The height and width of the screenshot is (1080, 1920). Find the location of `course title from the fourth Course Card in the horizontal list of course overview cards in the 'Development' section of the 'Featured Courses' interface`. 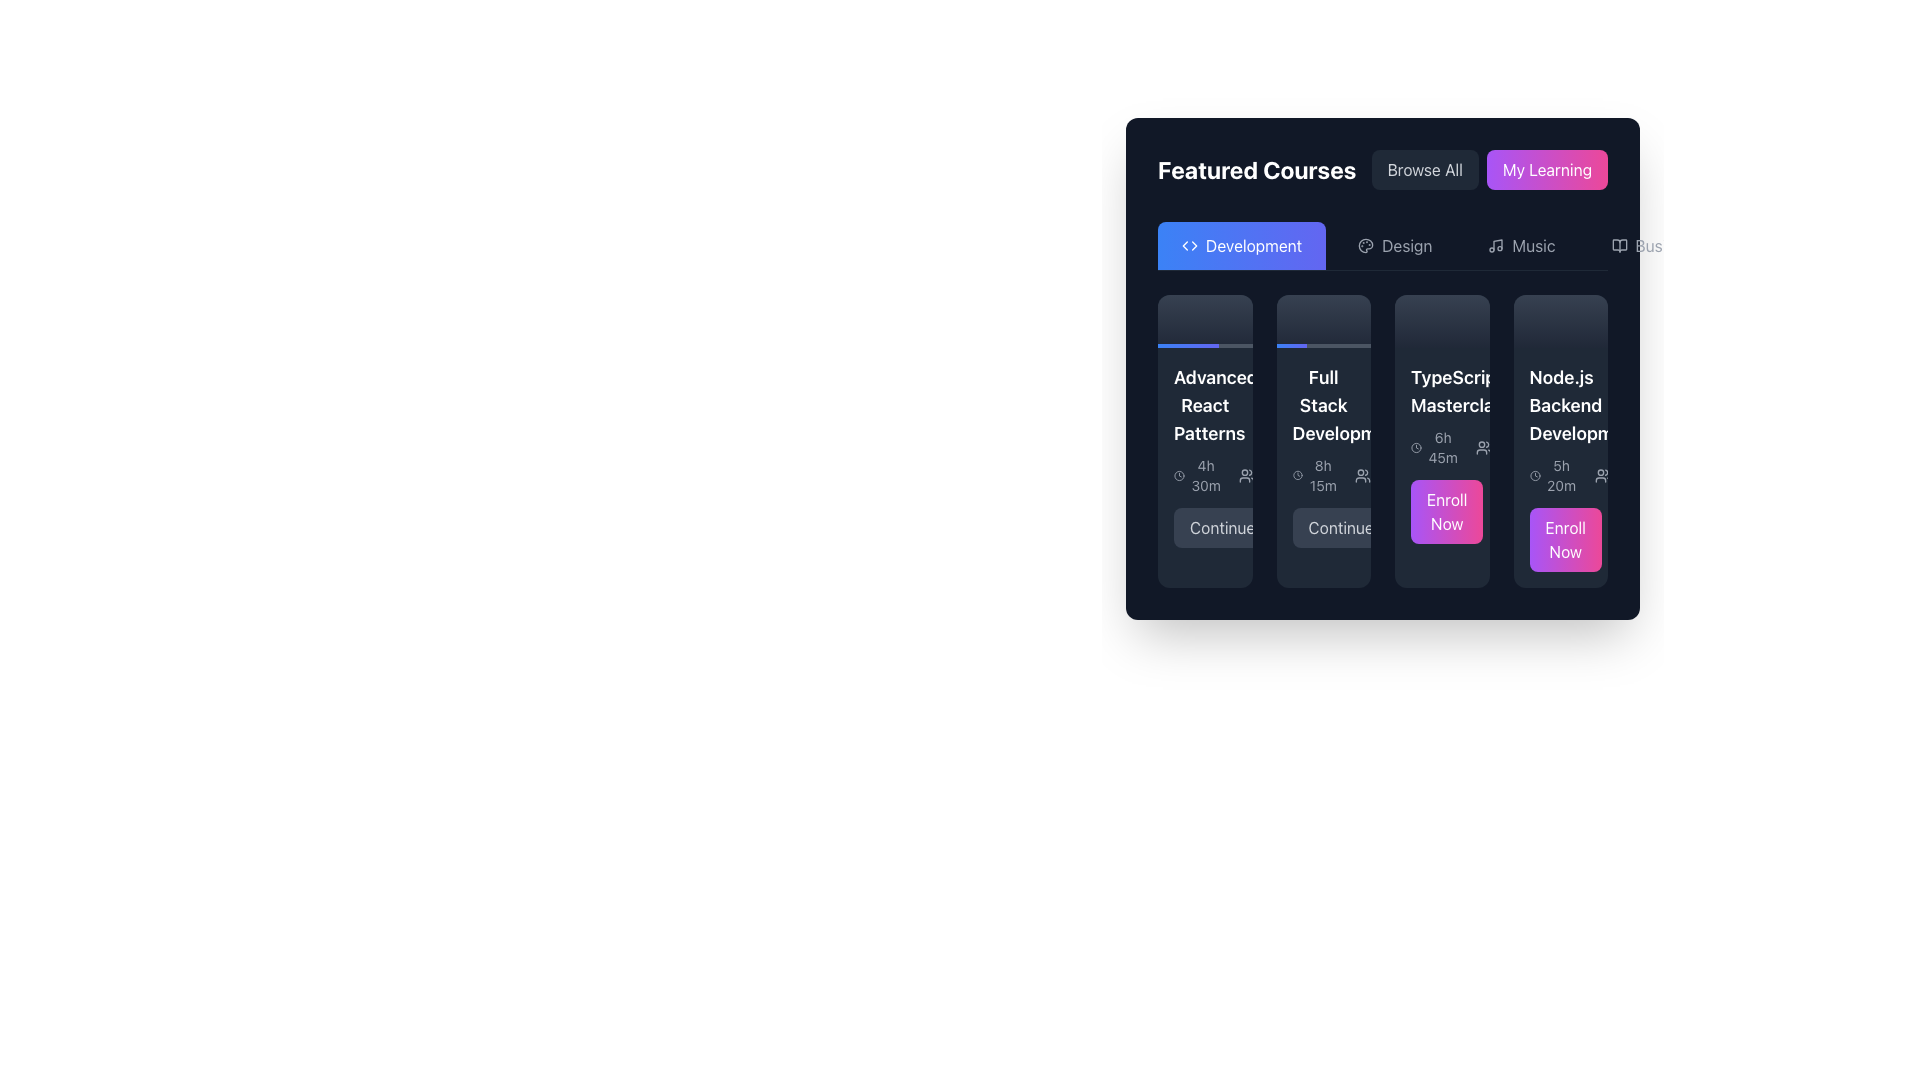

course title from the fourth Course Card in the horizontal list of course overview cards in the 'Development' section of the 'Featured Courses' interface is located at coordinates (1559, 468).